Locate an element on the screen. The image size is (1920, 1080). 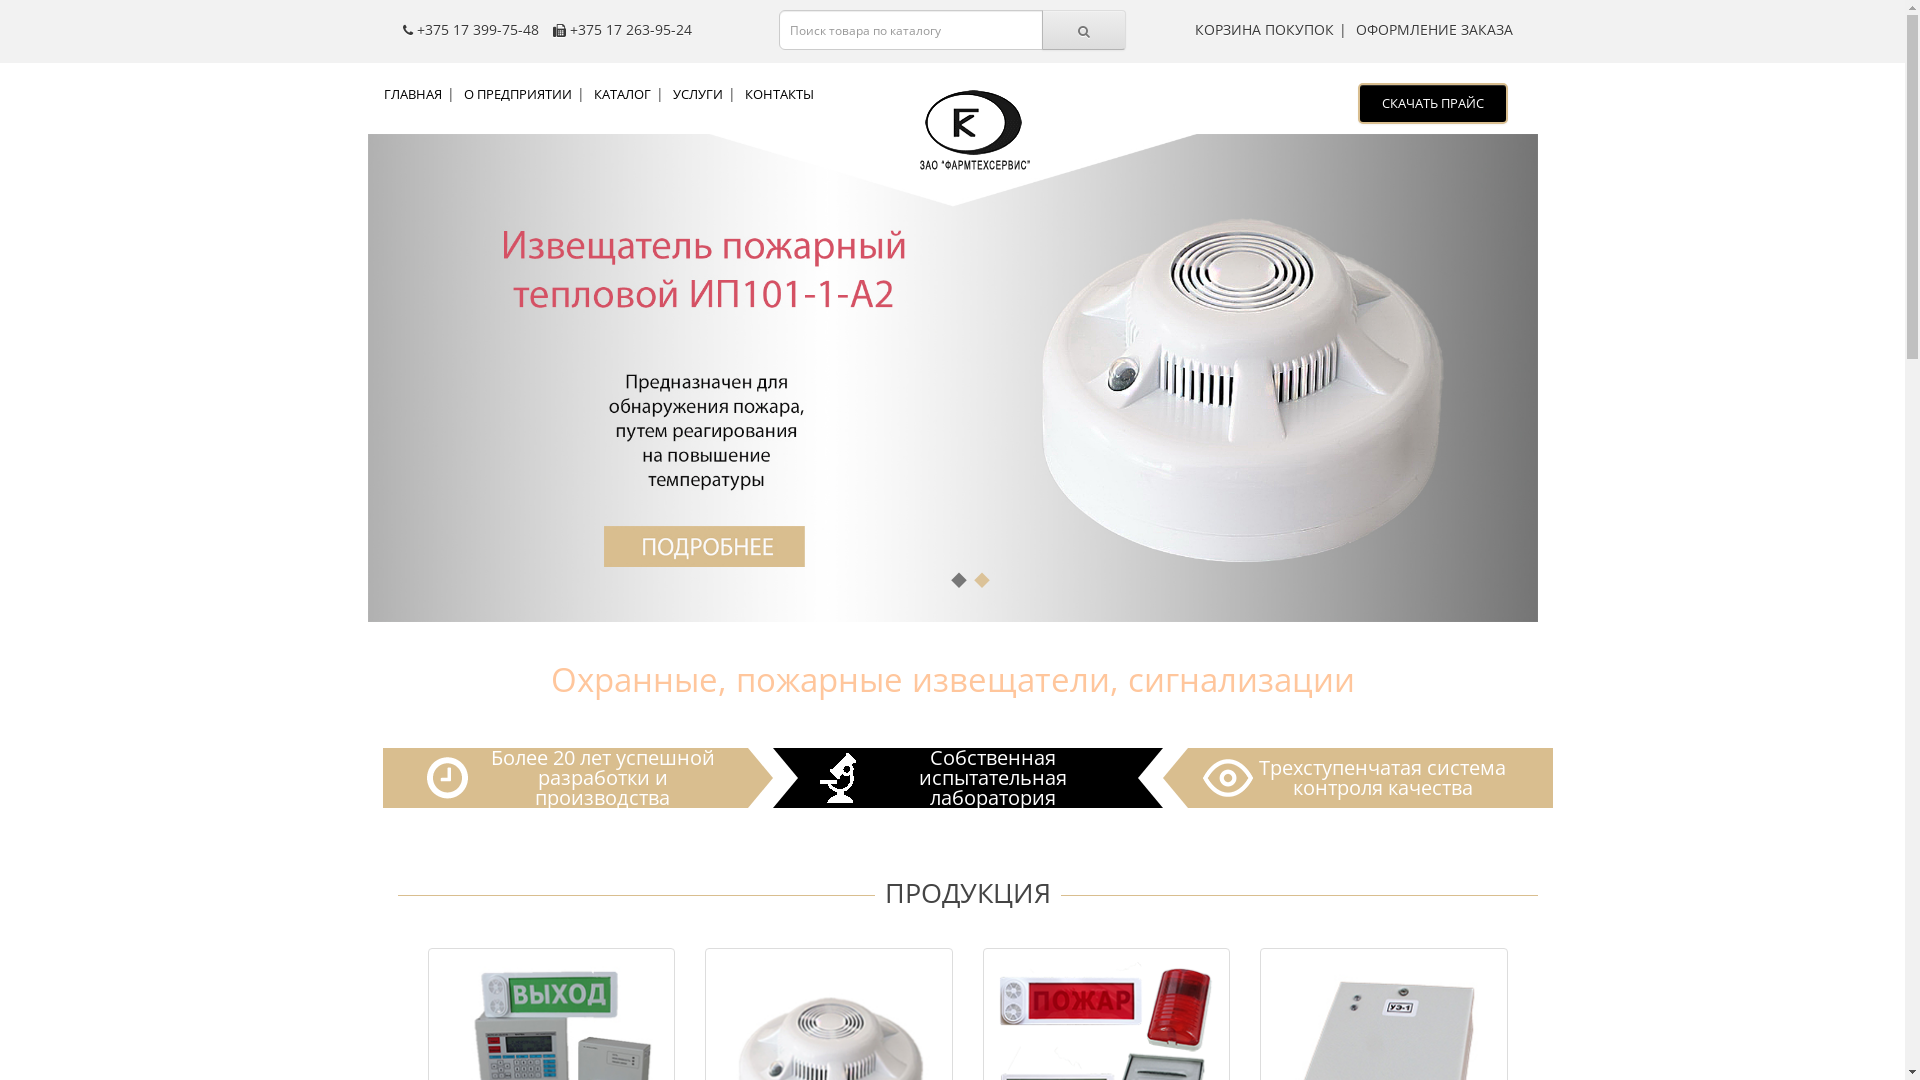
'Farm' is located at coordinates (970, 132).